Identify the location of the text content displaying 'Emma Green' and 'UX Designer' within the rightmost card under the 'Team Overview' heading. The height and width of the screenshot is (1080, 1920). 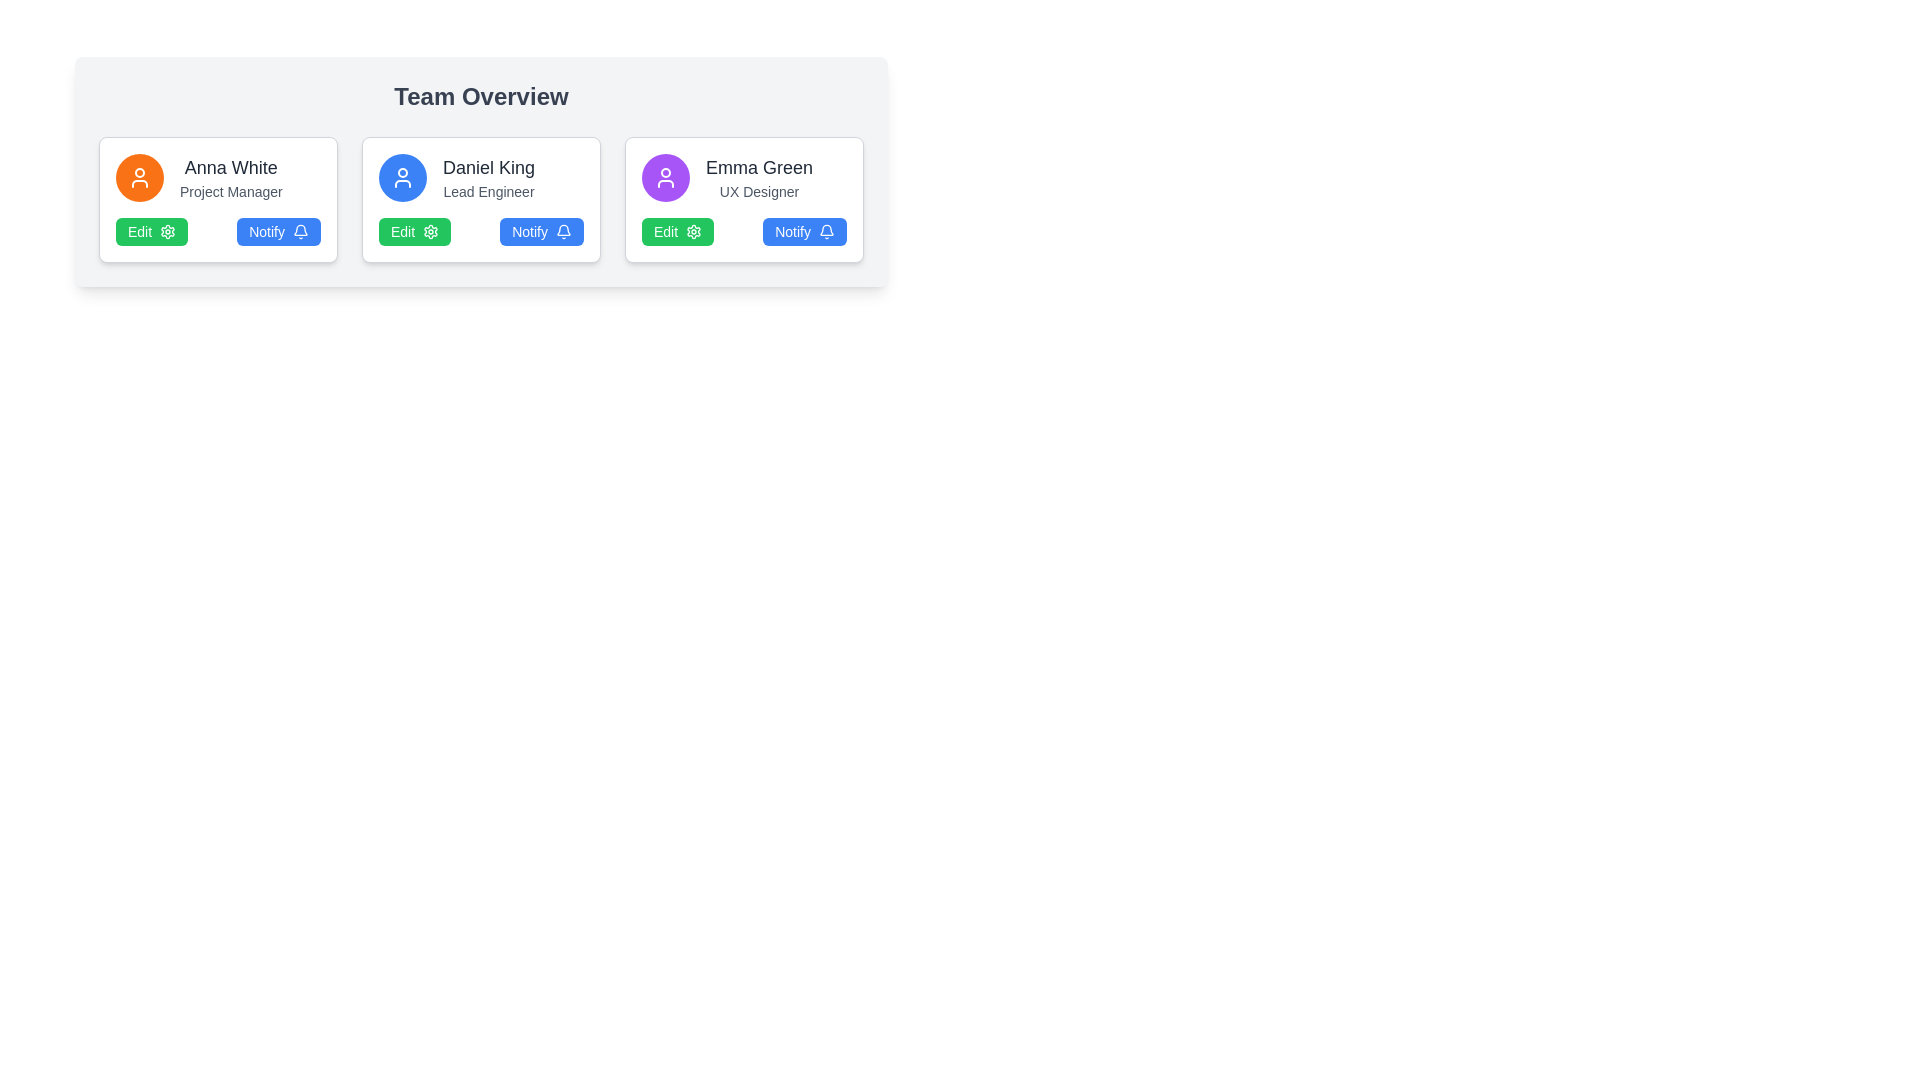
(758, 176).